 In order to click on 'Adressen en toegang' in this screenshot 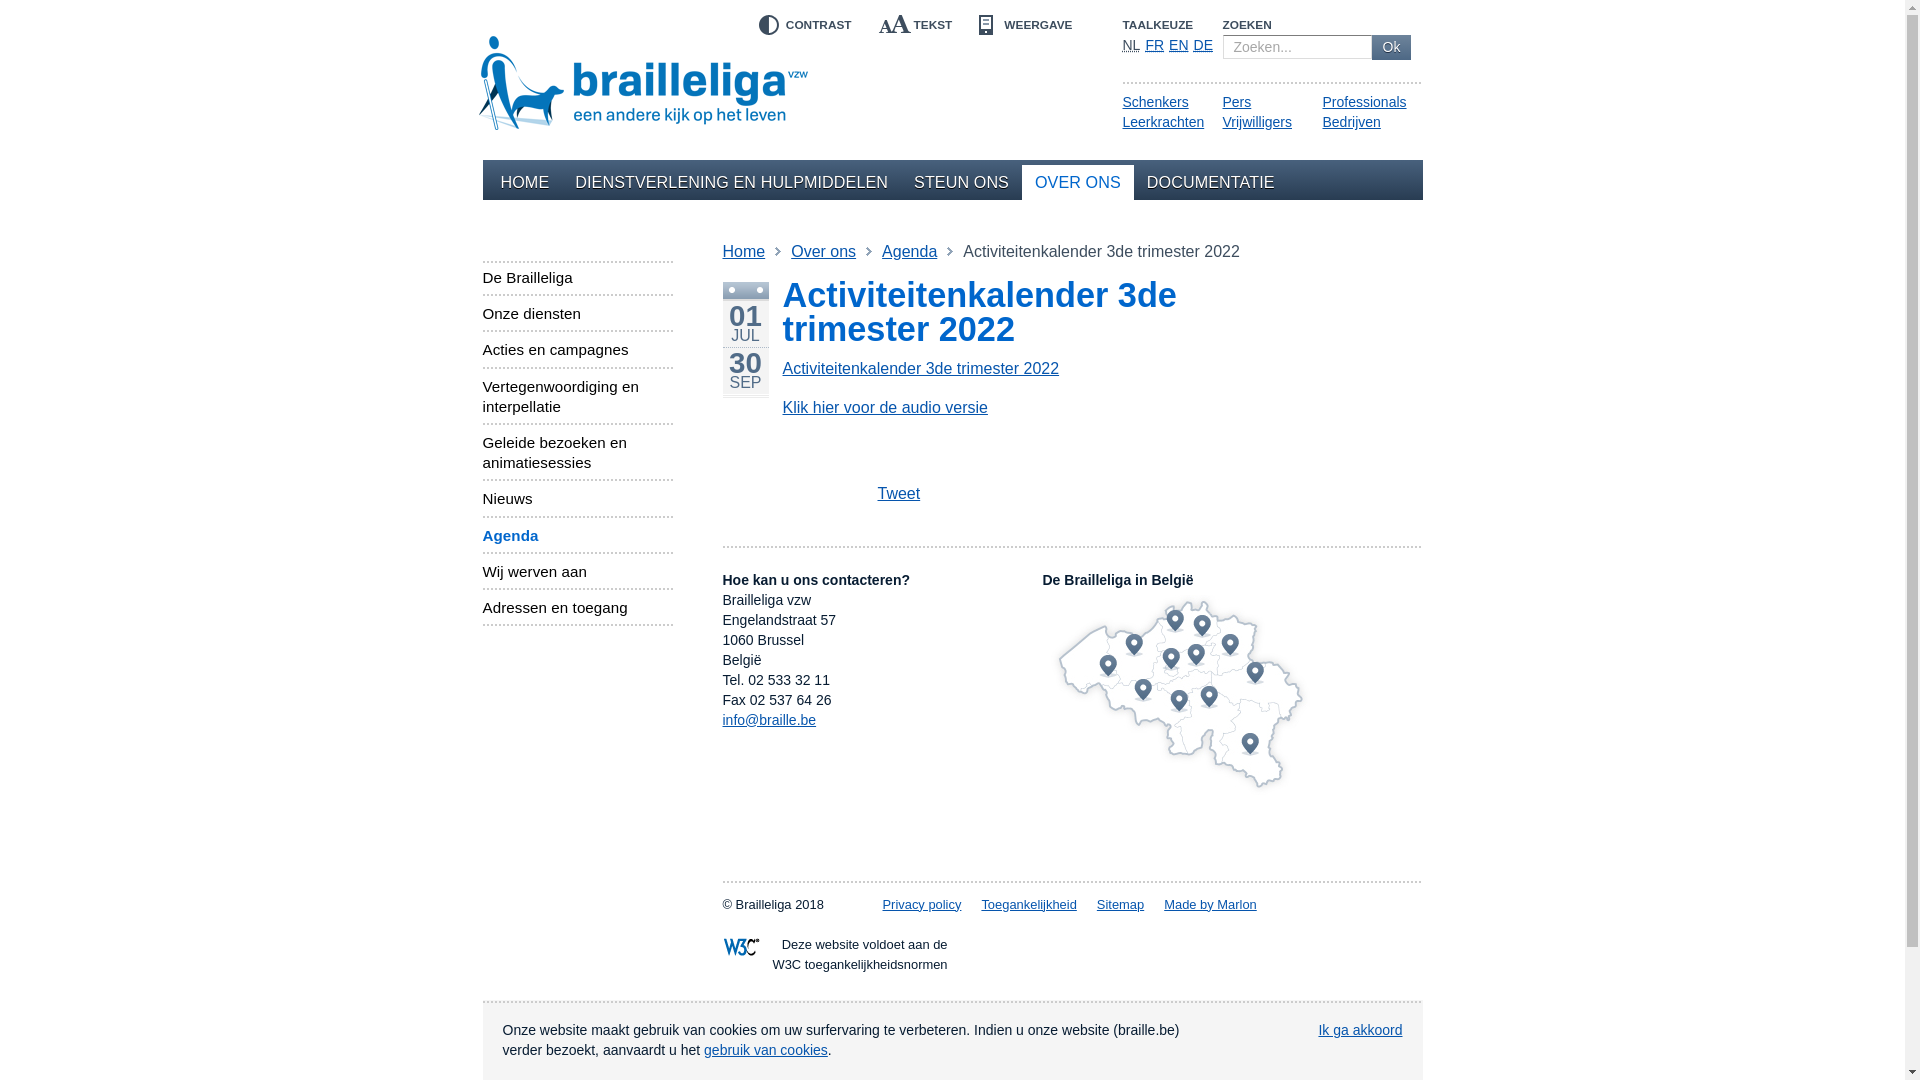, I will do `click(481, 607)`.